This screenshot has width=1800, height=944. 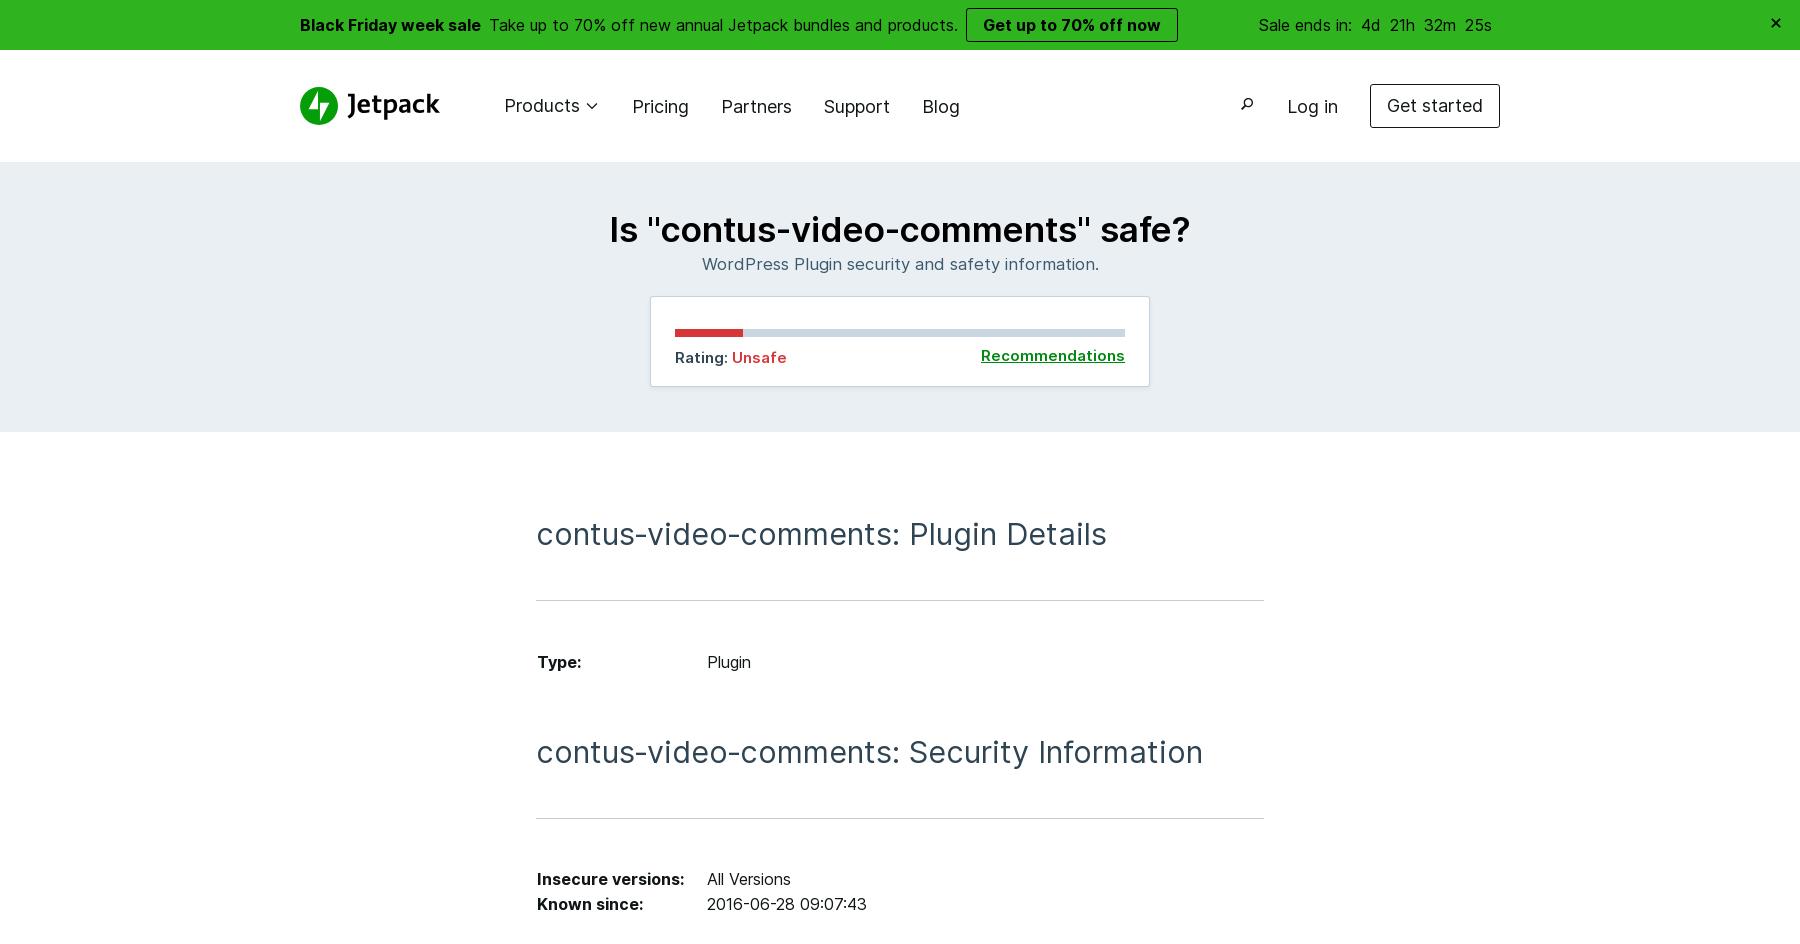 What do you see at coordinates (1308, 23) in the screenshot?
I see `'Sale ends in:'` at bounding box center [1308, 23].